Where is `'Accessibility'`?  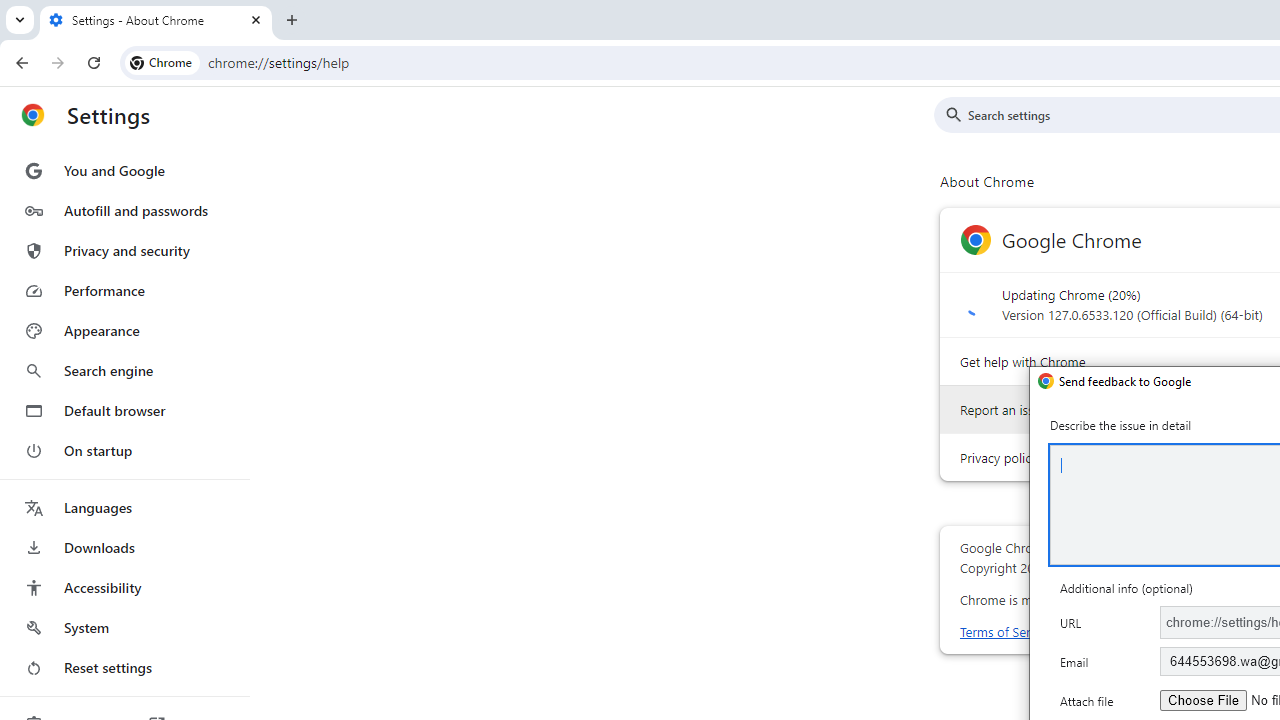 'Accessibility' is located at coordinates (123, 586).